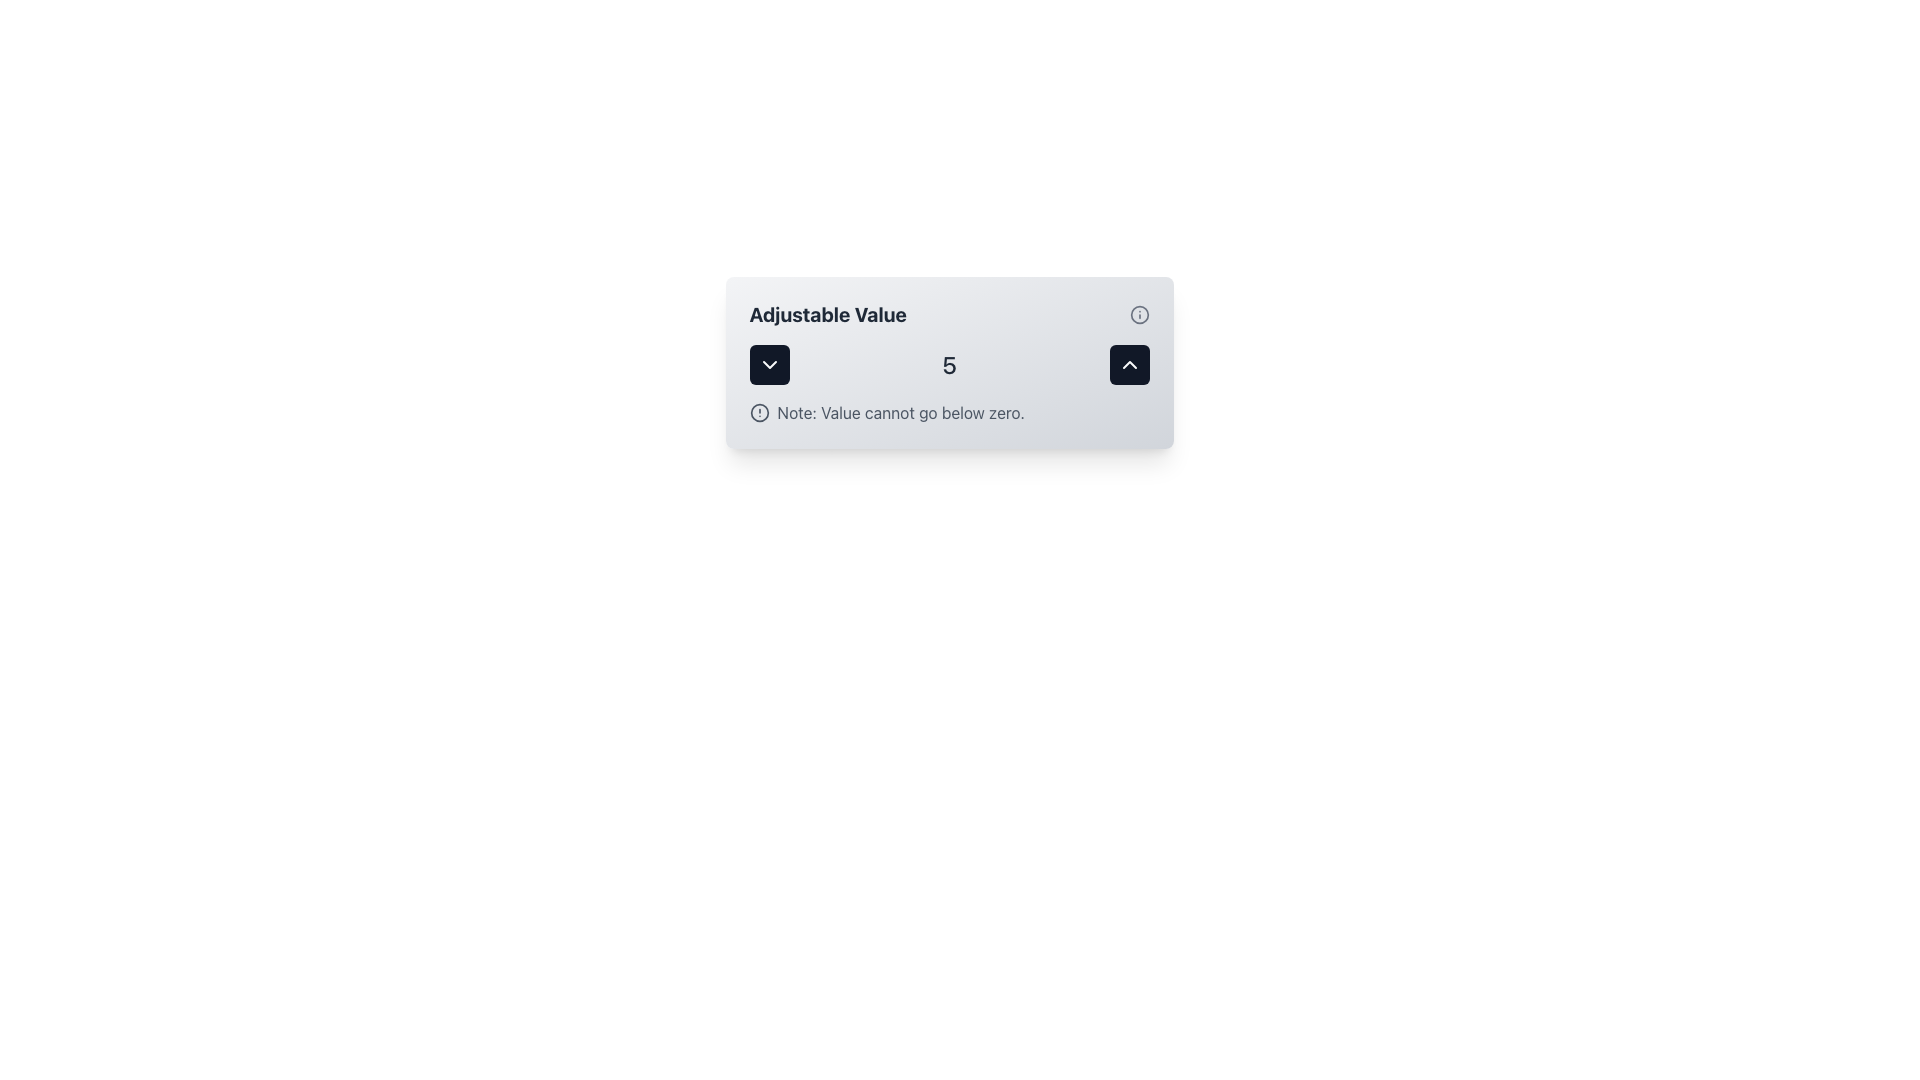 Image resolution: width=1920 pixels, height=1080 pixels. I want to click on the small, square button with a dark gray background and a white upward arrow icon, located to the far right of the numeric value '5', to increment the value, so click(1129, 365).